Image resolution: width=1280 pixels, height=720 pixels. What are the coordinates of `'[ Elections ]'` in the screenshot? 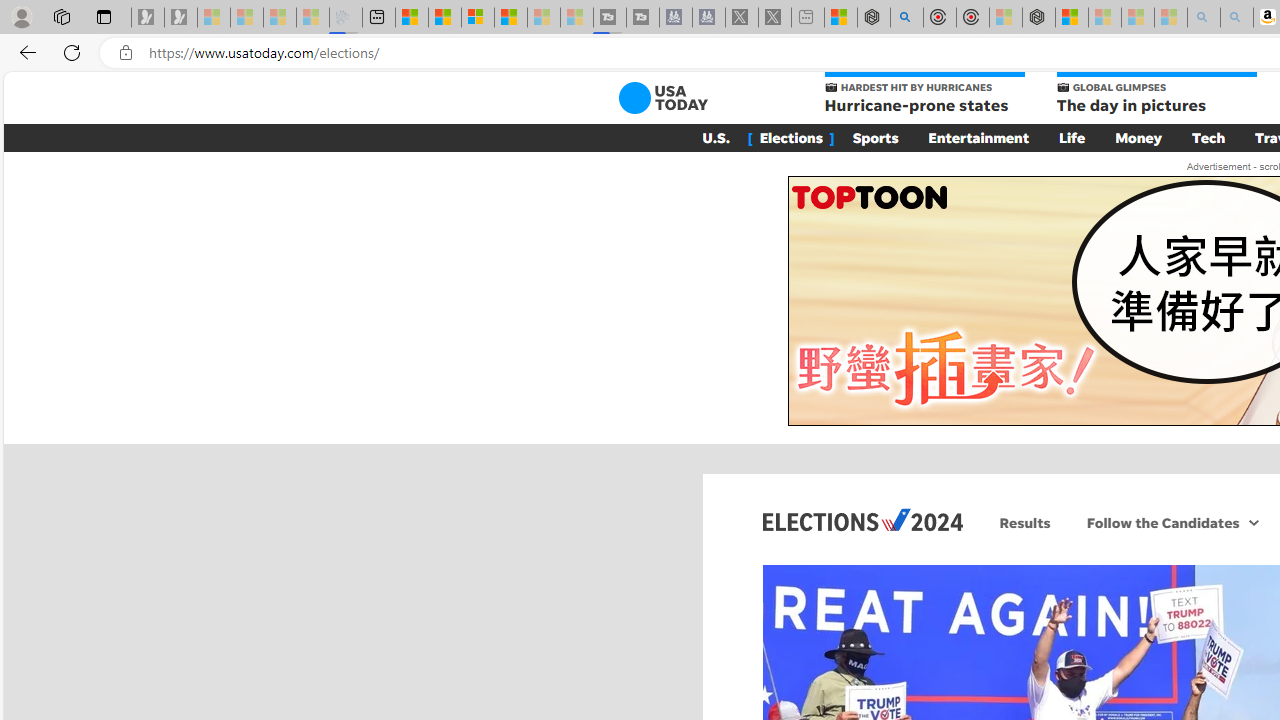 It's located at (790, 136).